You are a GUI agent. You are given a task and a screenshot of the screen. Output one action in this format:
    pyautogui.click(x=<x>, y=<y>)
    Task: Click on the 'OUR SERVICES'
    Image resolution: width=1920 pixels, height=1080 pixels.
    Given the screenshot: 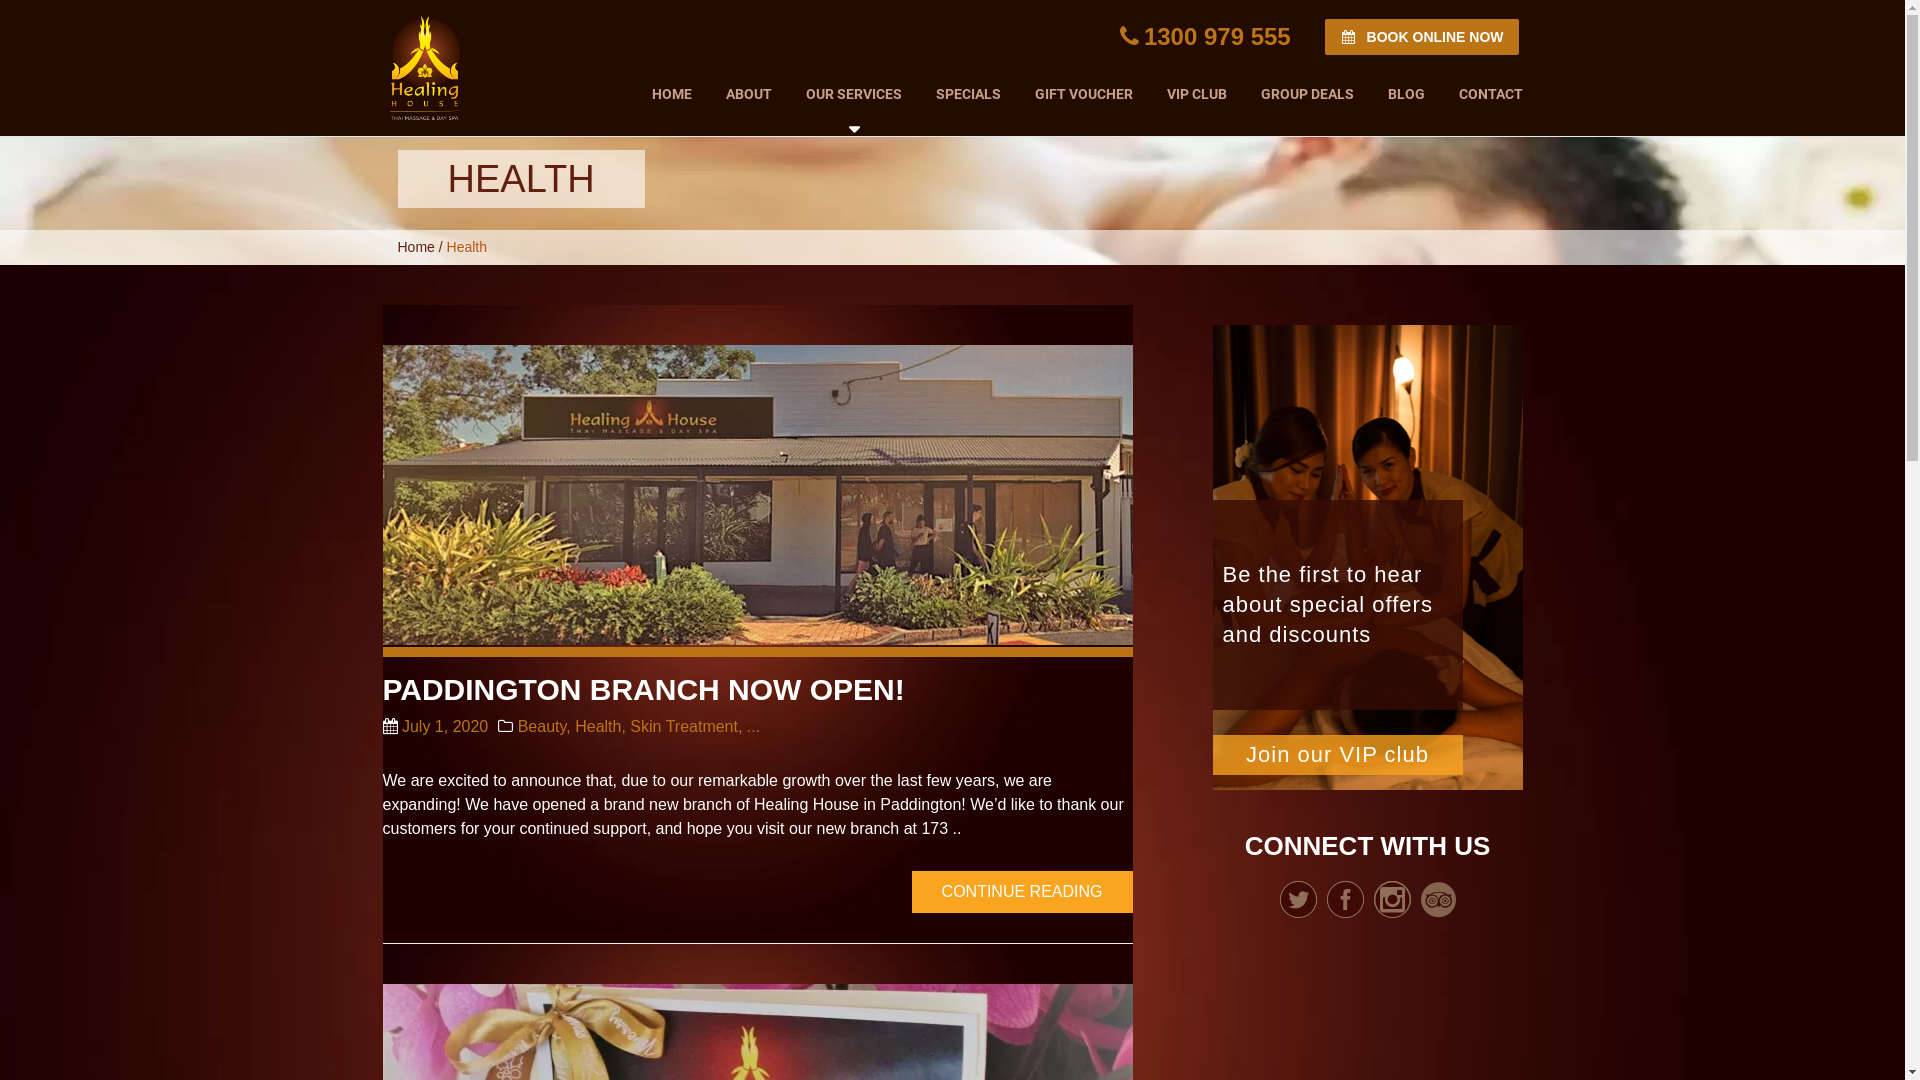 What is the action you would take?
    pyautogui.click(x=853, y=93)
    